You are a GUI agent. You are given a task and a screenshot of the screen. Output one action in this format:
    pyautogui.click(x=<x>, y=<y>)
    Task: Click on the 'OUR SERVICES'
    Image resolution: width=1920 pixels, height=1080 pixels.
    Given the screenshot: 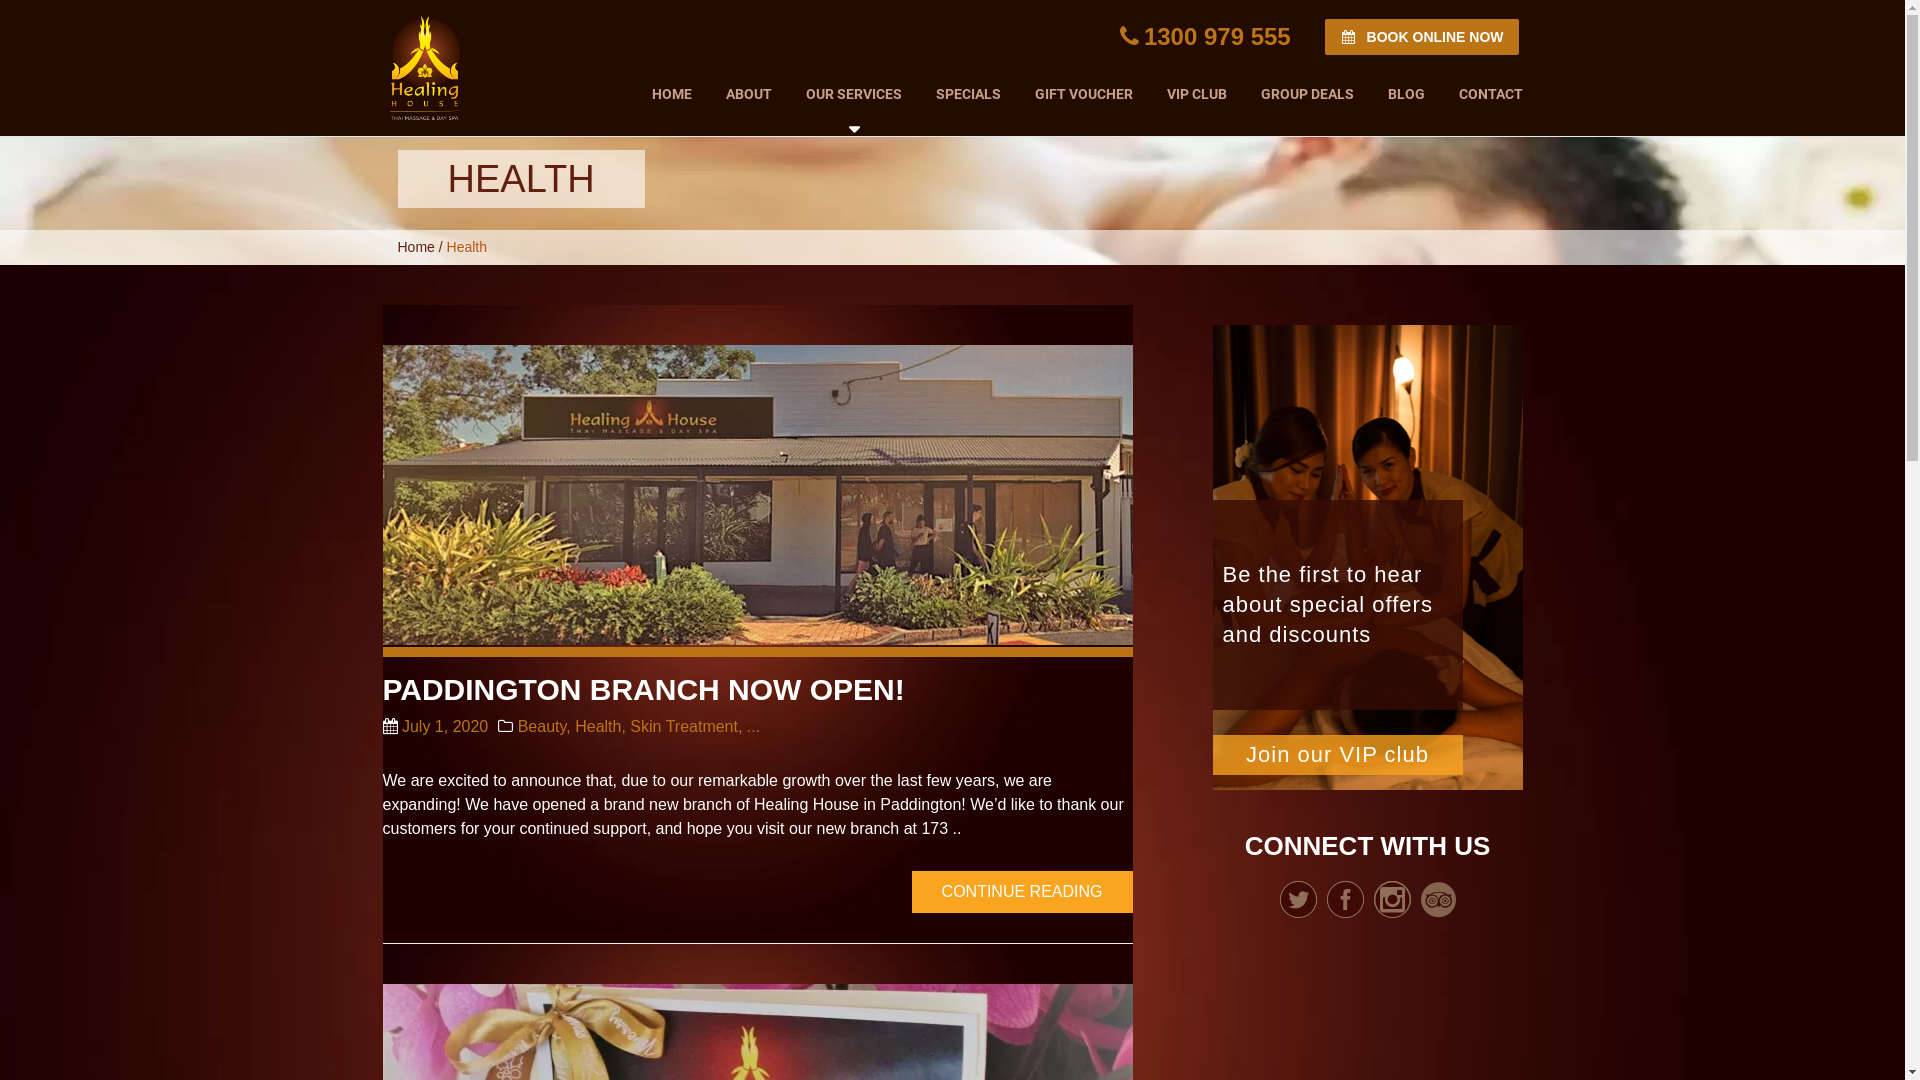 What is the action you would take?
    pyautogui.click(x=853, y=93)
    